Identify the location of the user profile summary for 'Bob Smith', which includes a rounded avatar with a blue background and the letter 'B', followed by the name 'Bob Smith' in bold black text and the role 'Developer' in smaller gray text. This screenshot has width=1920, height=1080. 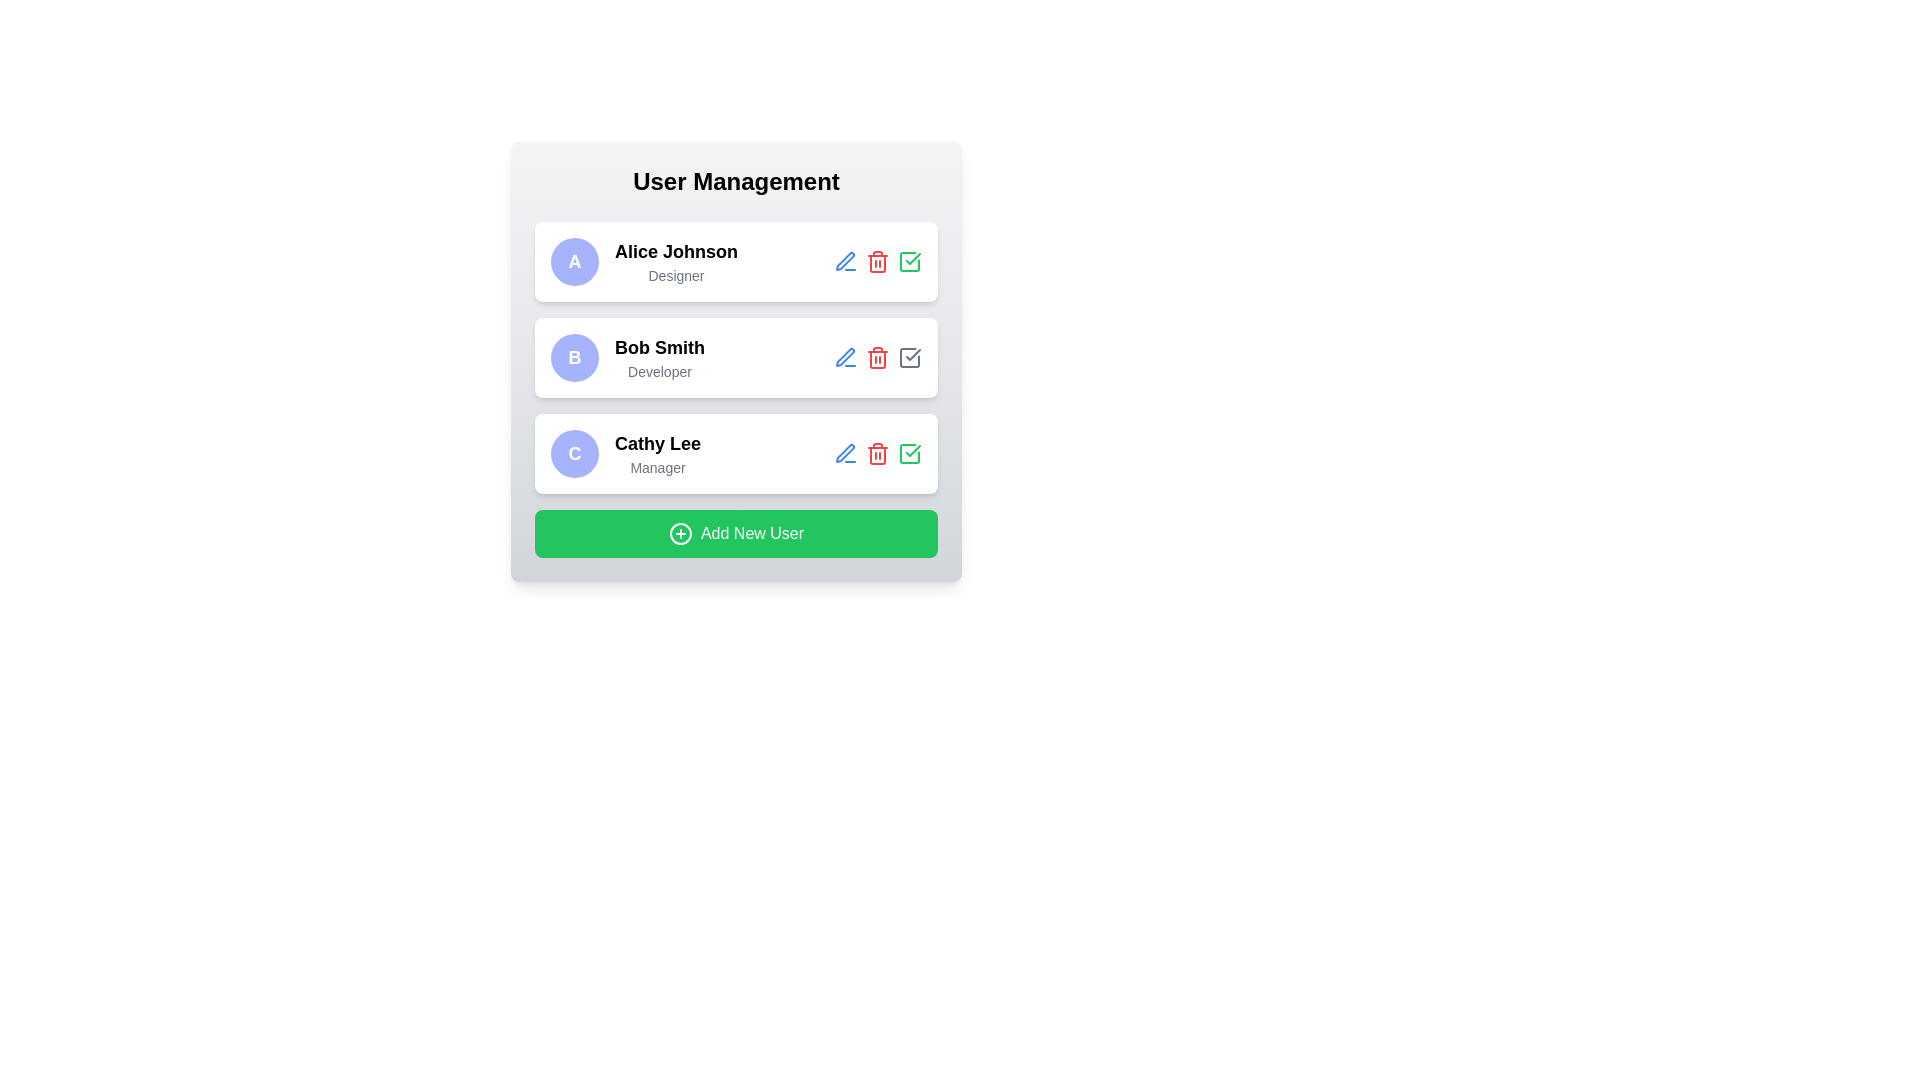
(627, 357).